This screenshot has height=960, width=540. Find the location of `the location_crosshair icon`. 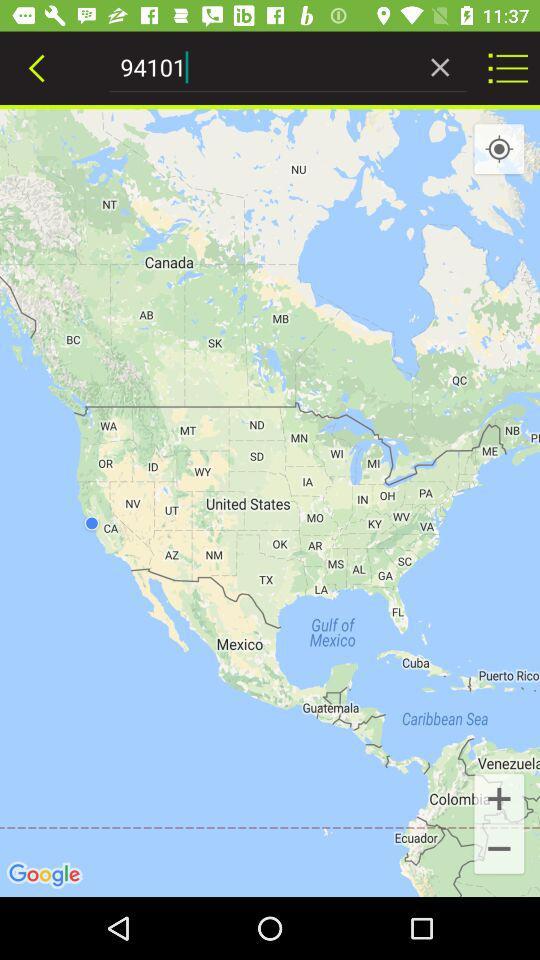

the location_crosshair icon is located at coordinates (498, 148).